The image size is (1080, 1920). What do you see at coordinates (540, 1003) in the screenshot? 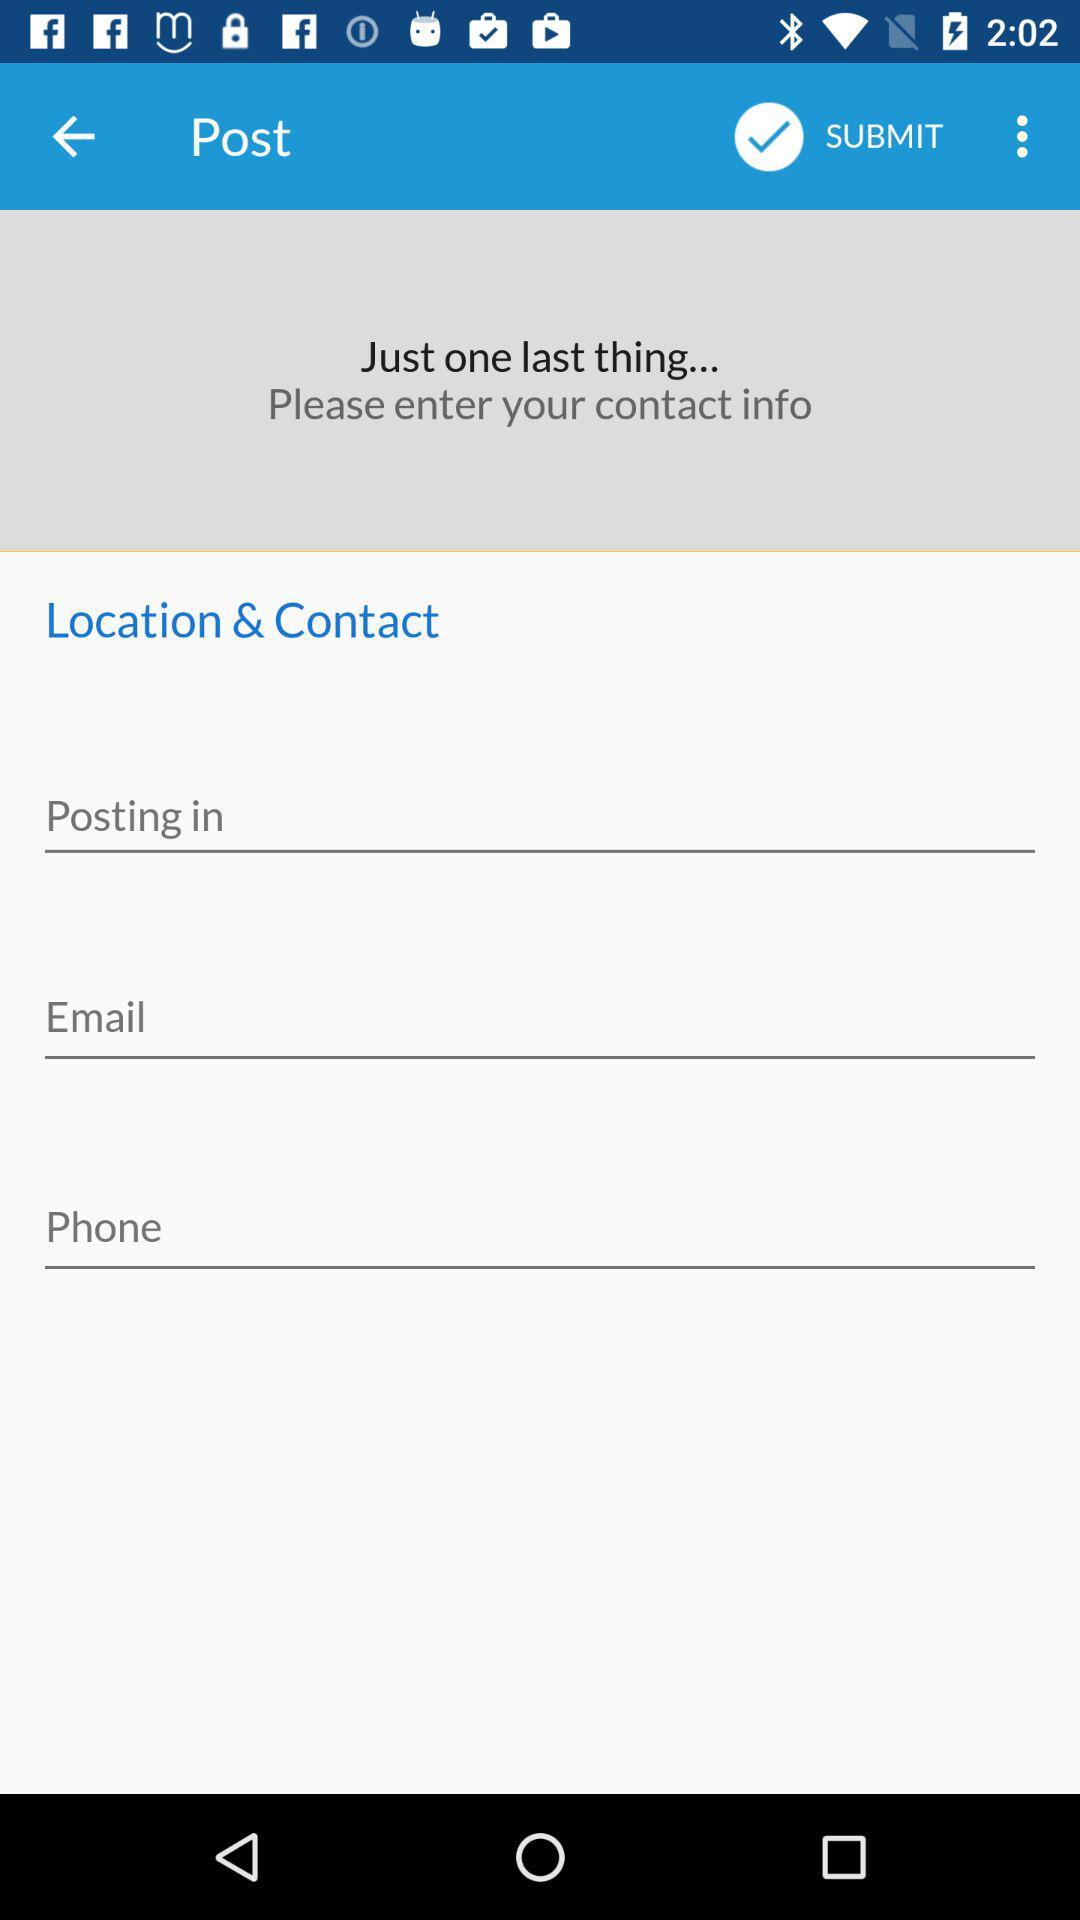
I see `email in text box` at bounding box center [540, 1003].